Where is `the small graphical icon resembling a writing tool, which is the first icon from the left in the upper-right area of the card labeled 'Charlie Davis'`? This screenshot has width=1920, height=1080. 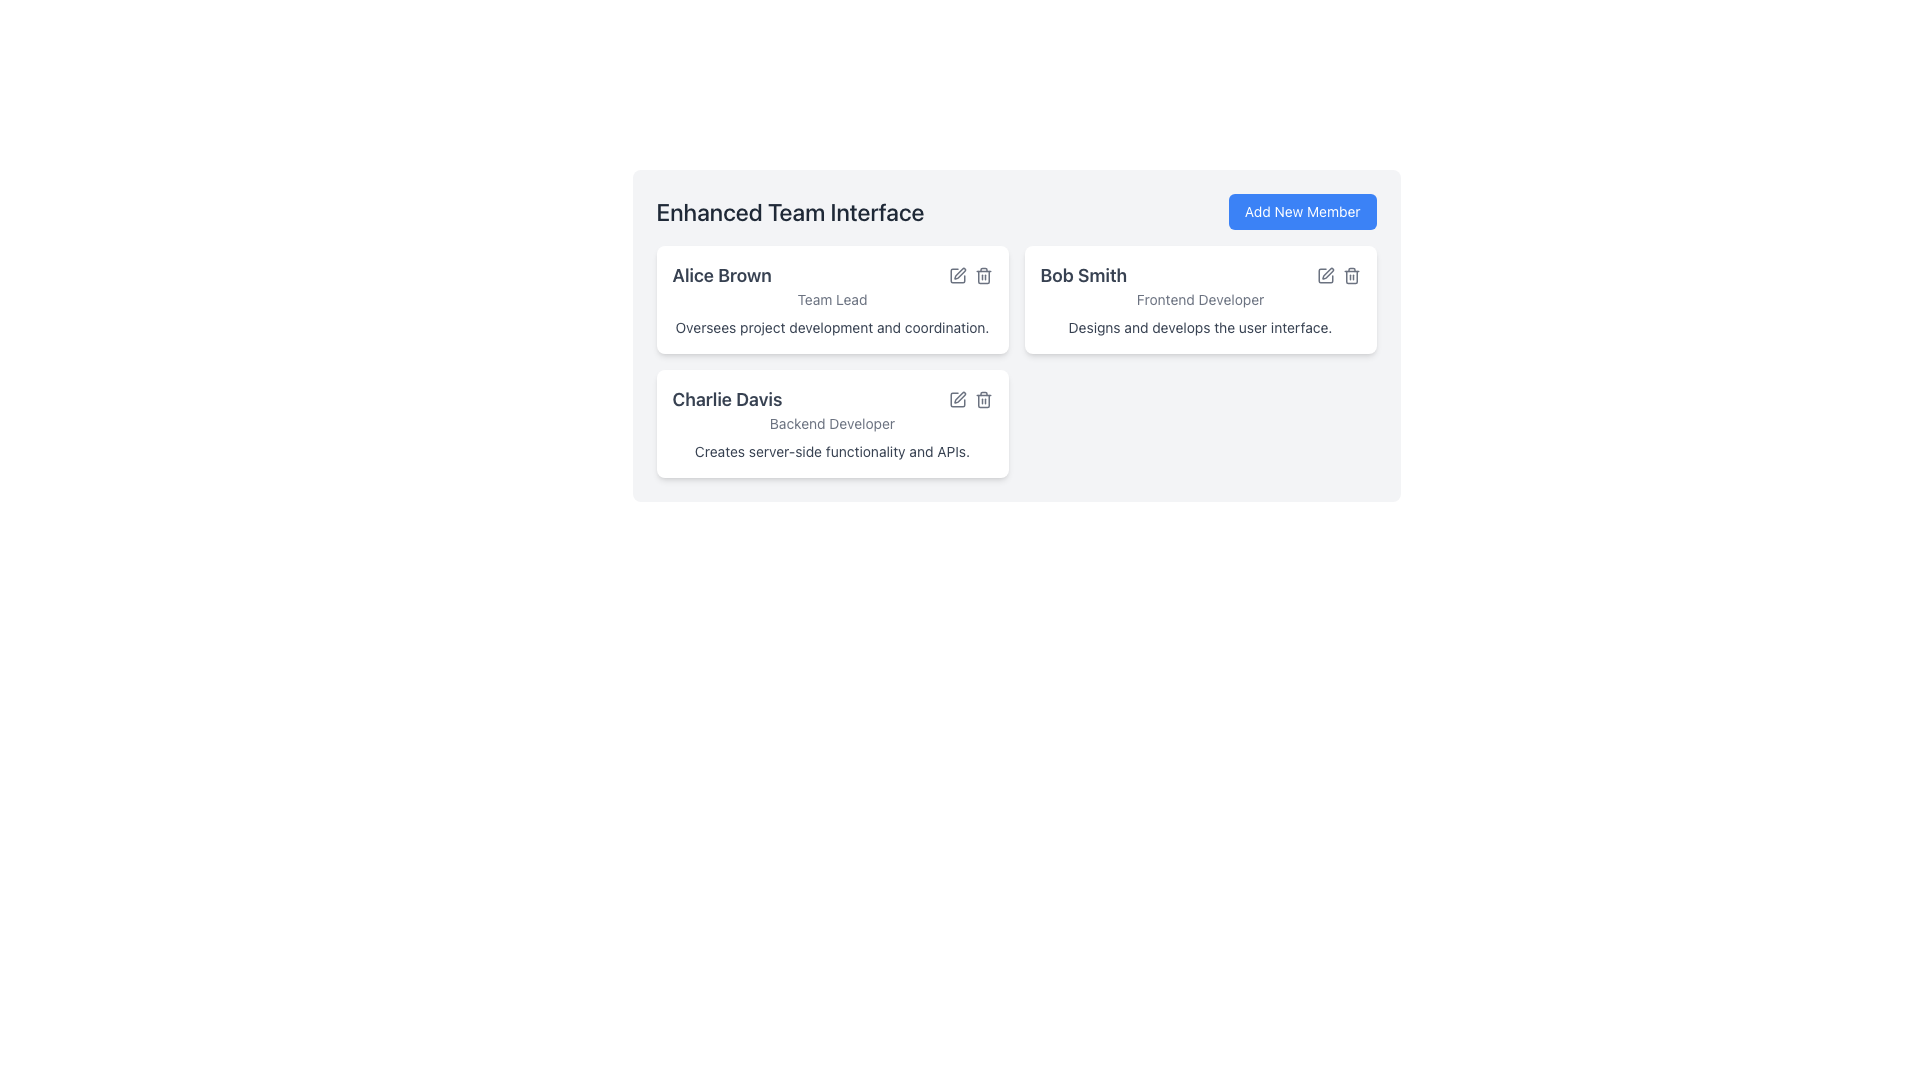
the small graphical icon resembling a writing tool, which is the first icon from the left in the upper-right area of the card labeled 'Charlie Davis' is located at coordinates (958, 397).